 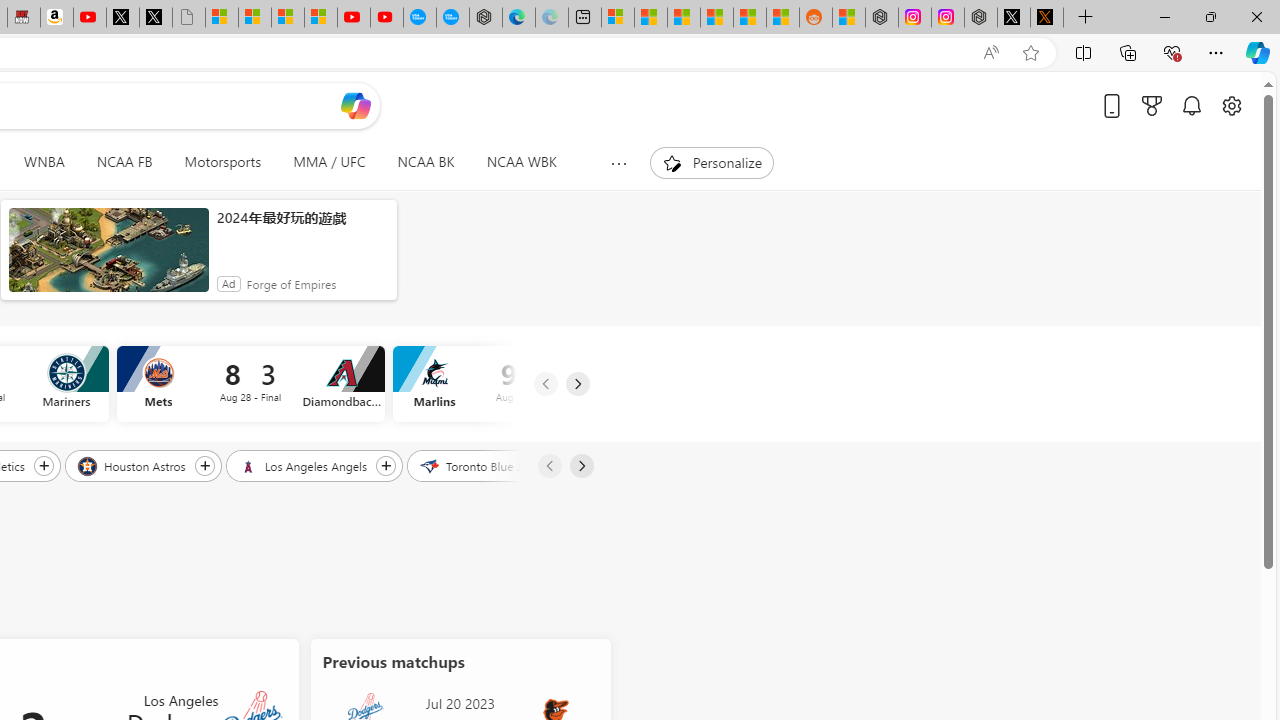 What do you see at coordinates (303, 465) in the screenshot?
I see `'Los Angeles Angels'` at bounding box center [303, 465].